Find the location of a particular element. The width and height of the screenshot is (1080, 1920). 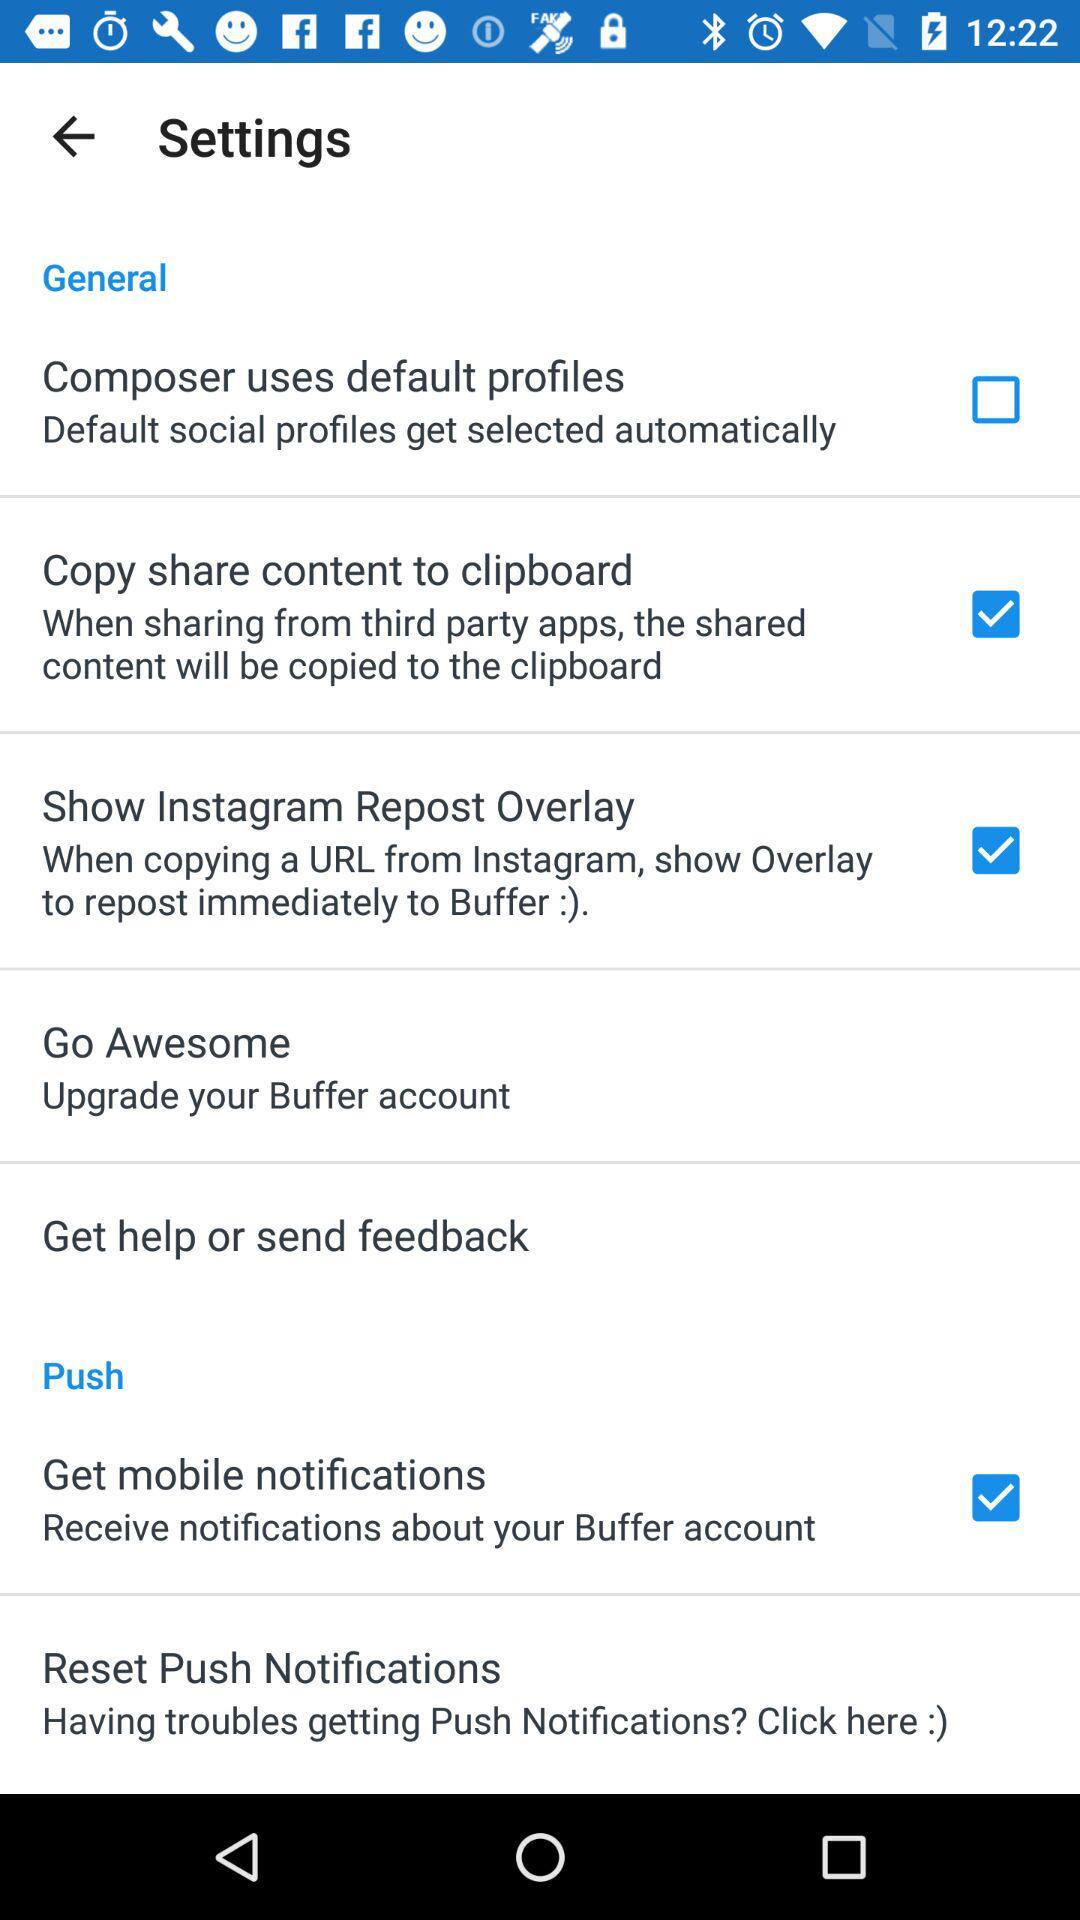

when copying a icon is located at coordinates (477, 879).